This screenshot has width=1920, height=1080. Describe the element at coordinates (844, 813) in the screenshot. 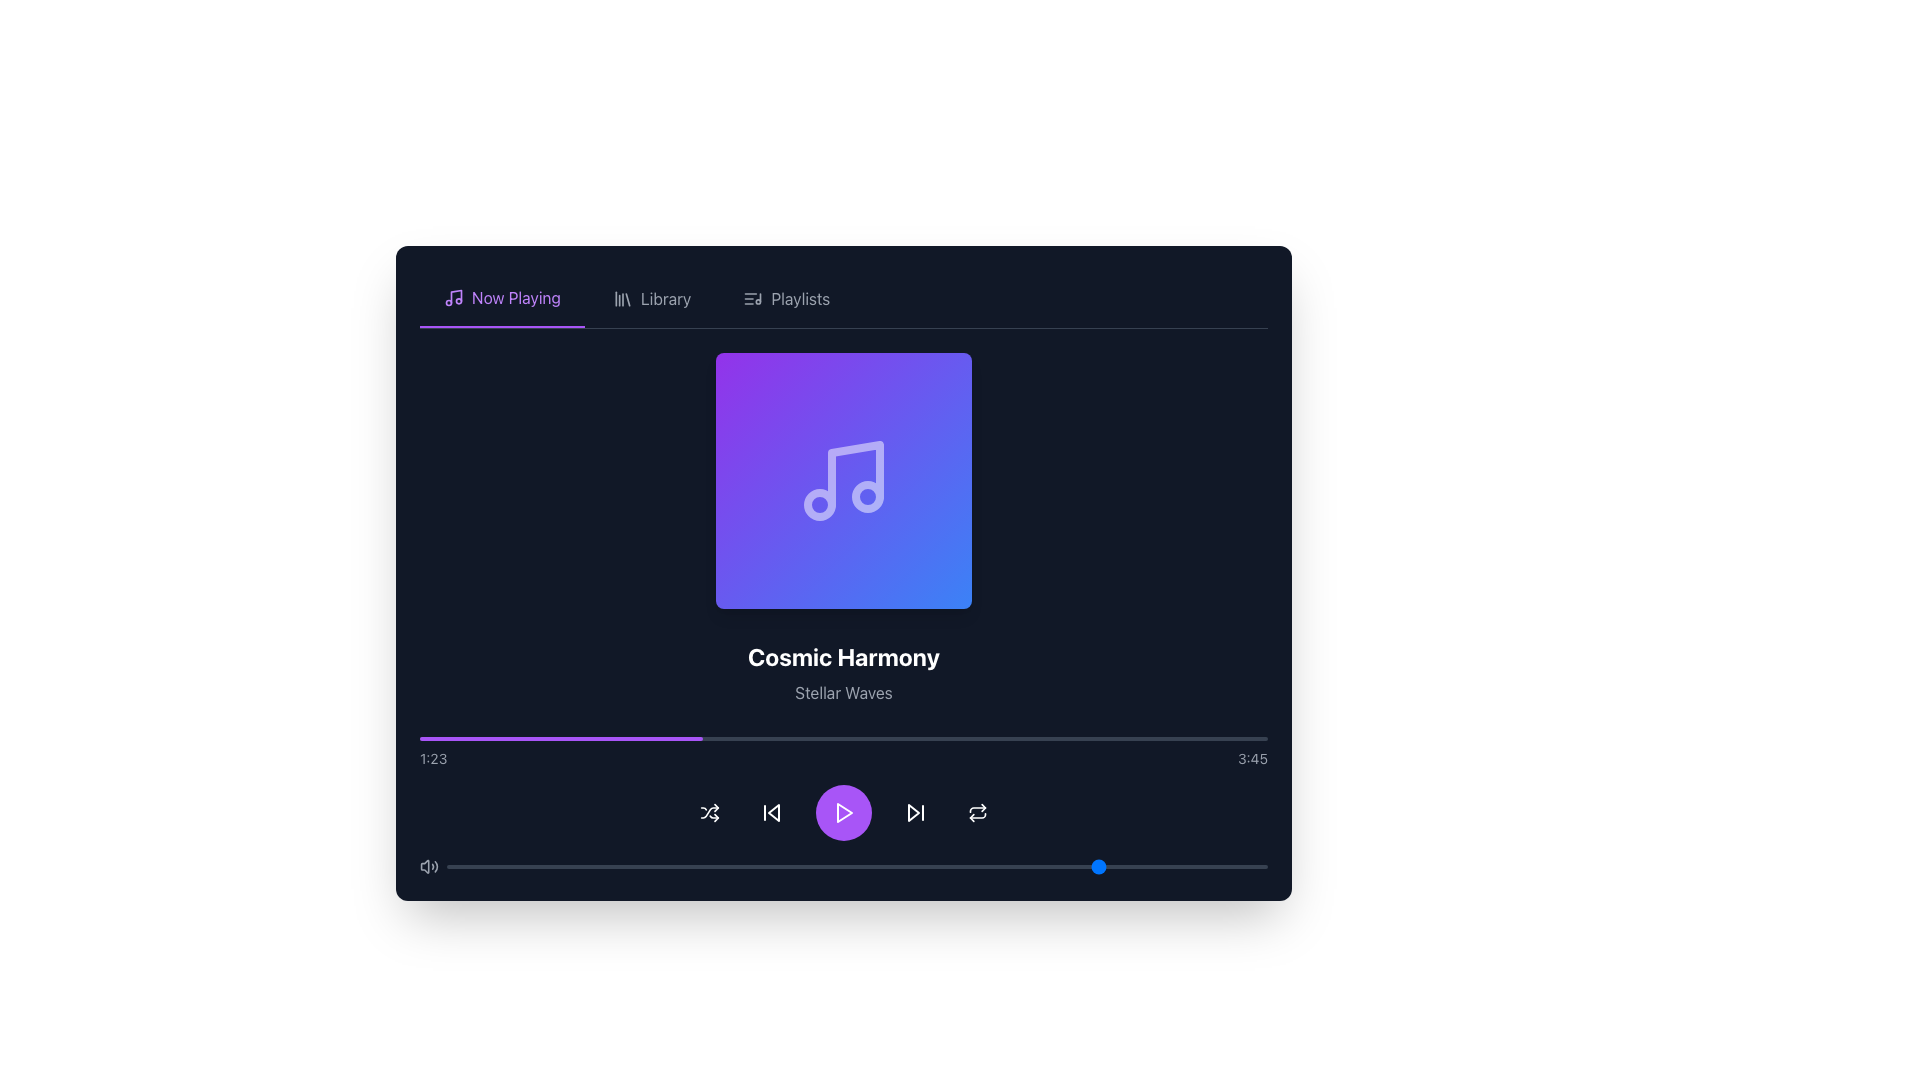

I see `on the Media Control Button, which is a triangular-shaped Play icon with a purple circular background, located centrally in the bottom control bar of the music player interface` at that location.